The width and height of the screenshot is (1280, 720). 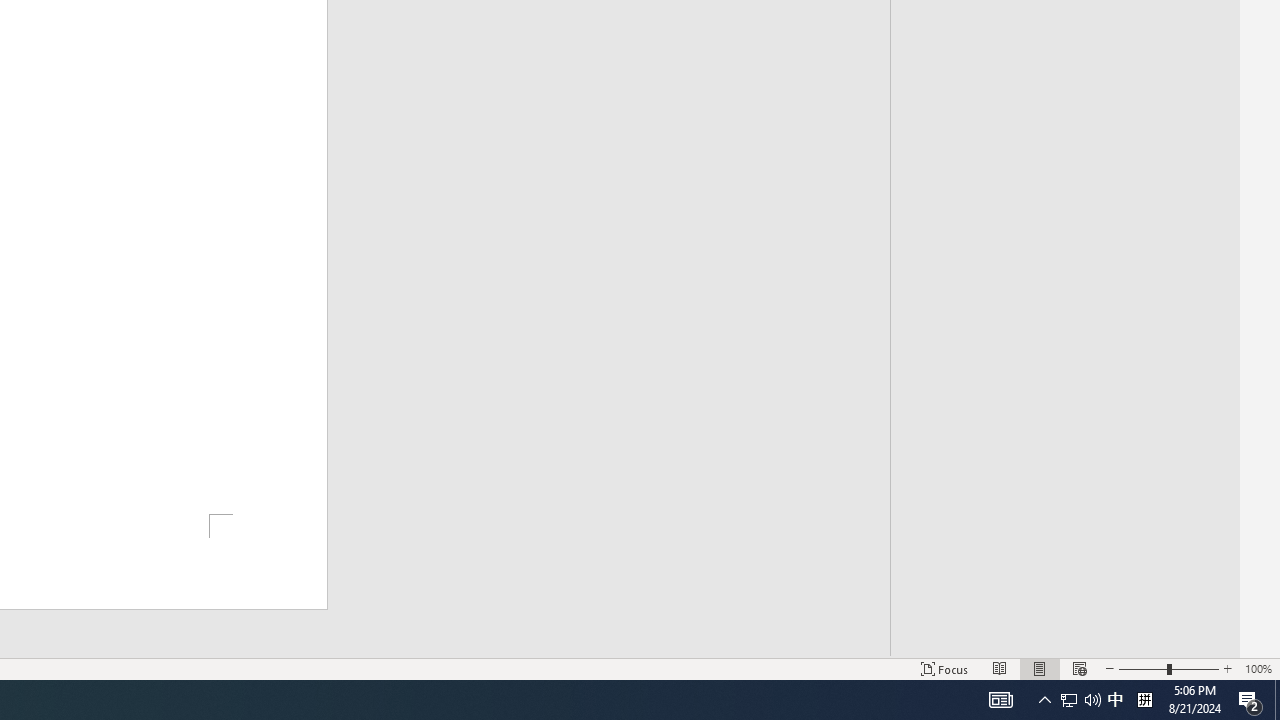 What do you see at coordinates (1168, 669) in the screenshot?
I see `'Zoom'` at bounding box center [1168, 669].